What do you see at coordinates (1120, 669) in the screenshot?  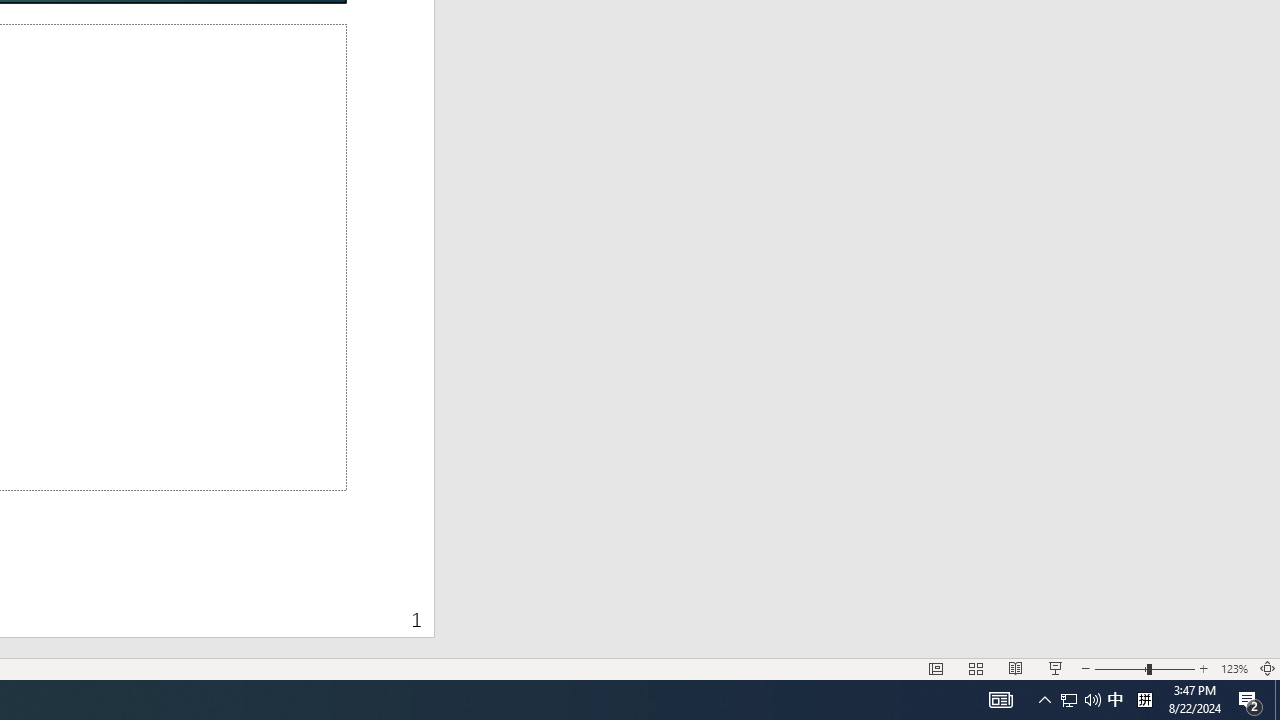 I see `'Zoom Out'` at bounding box center [1120, 669].